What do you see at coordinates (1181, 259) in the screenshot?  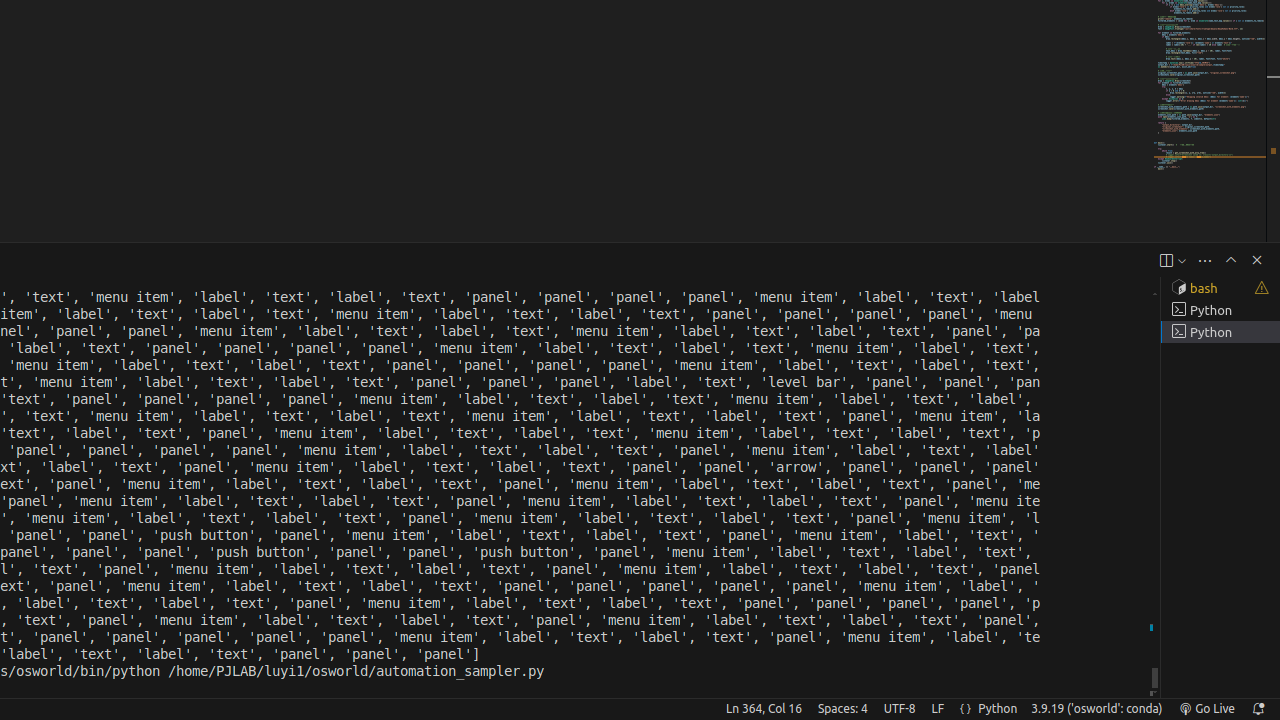 I see `'Launch Profile...'` at bounding box center [1181, 259].